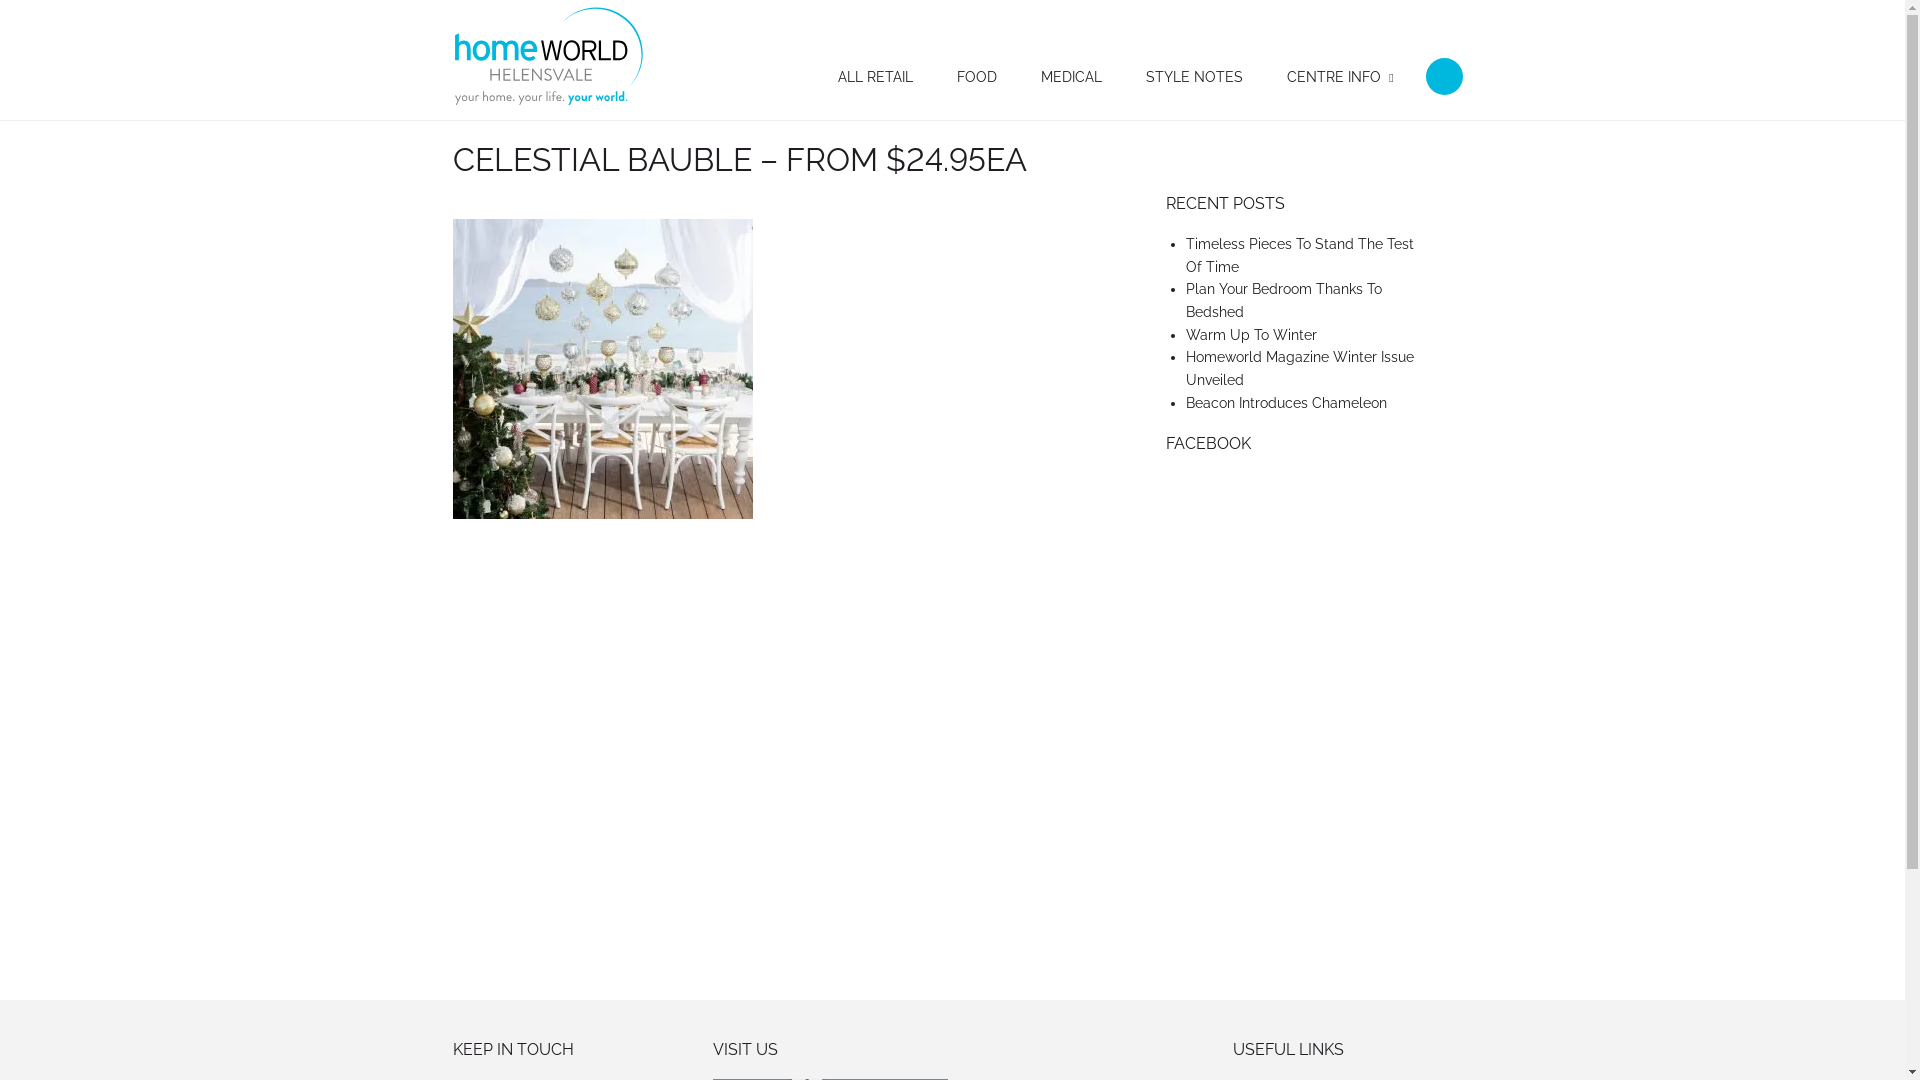 This screenshot has width=1920, height=1080. Describe the element at coordinates (1286, 76) in the screenshot. I see `'CENTRE INFO'` at that location.